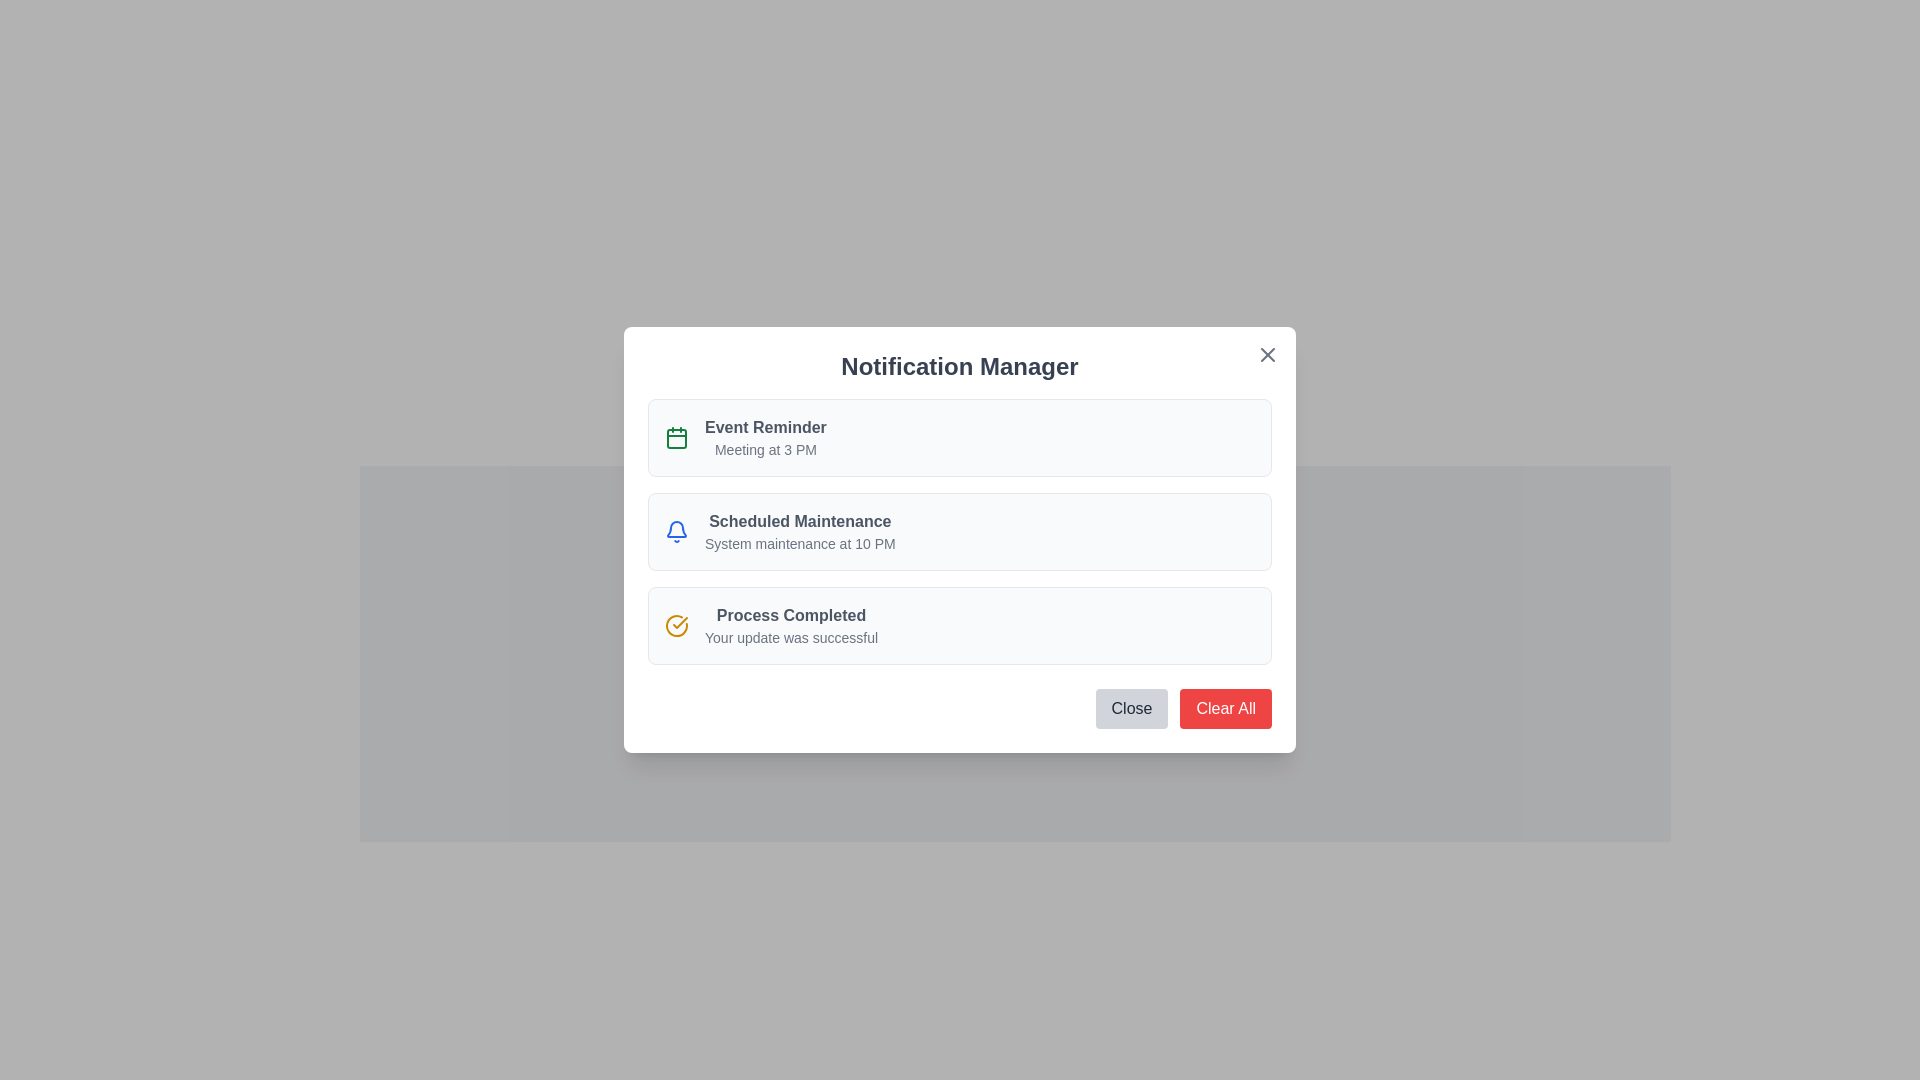  Describe the element at coordinates (960, 437) in the screenshot. I see `information presented in the Notification card with the title 'Event Reminder' and description 'Meeting at 3 PM.'` at that location.